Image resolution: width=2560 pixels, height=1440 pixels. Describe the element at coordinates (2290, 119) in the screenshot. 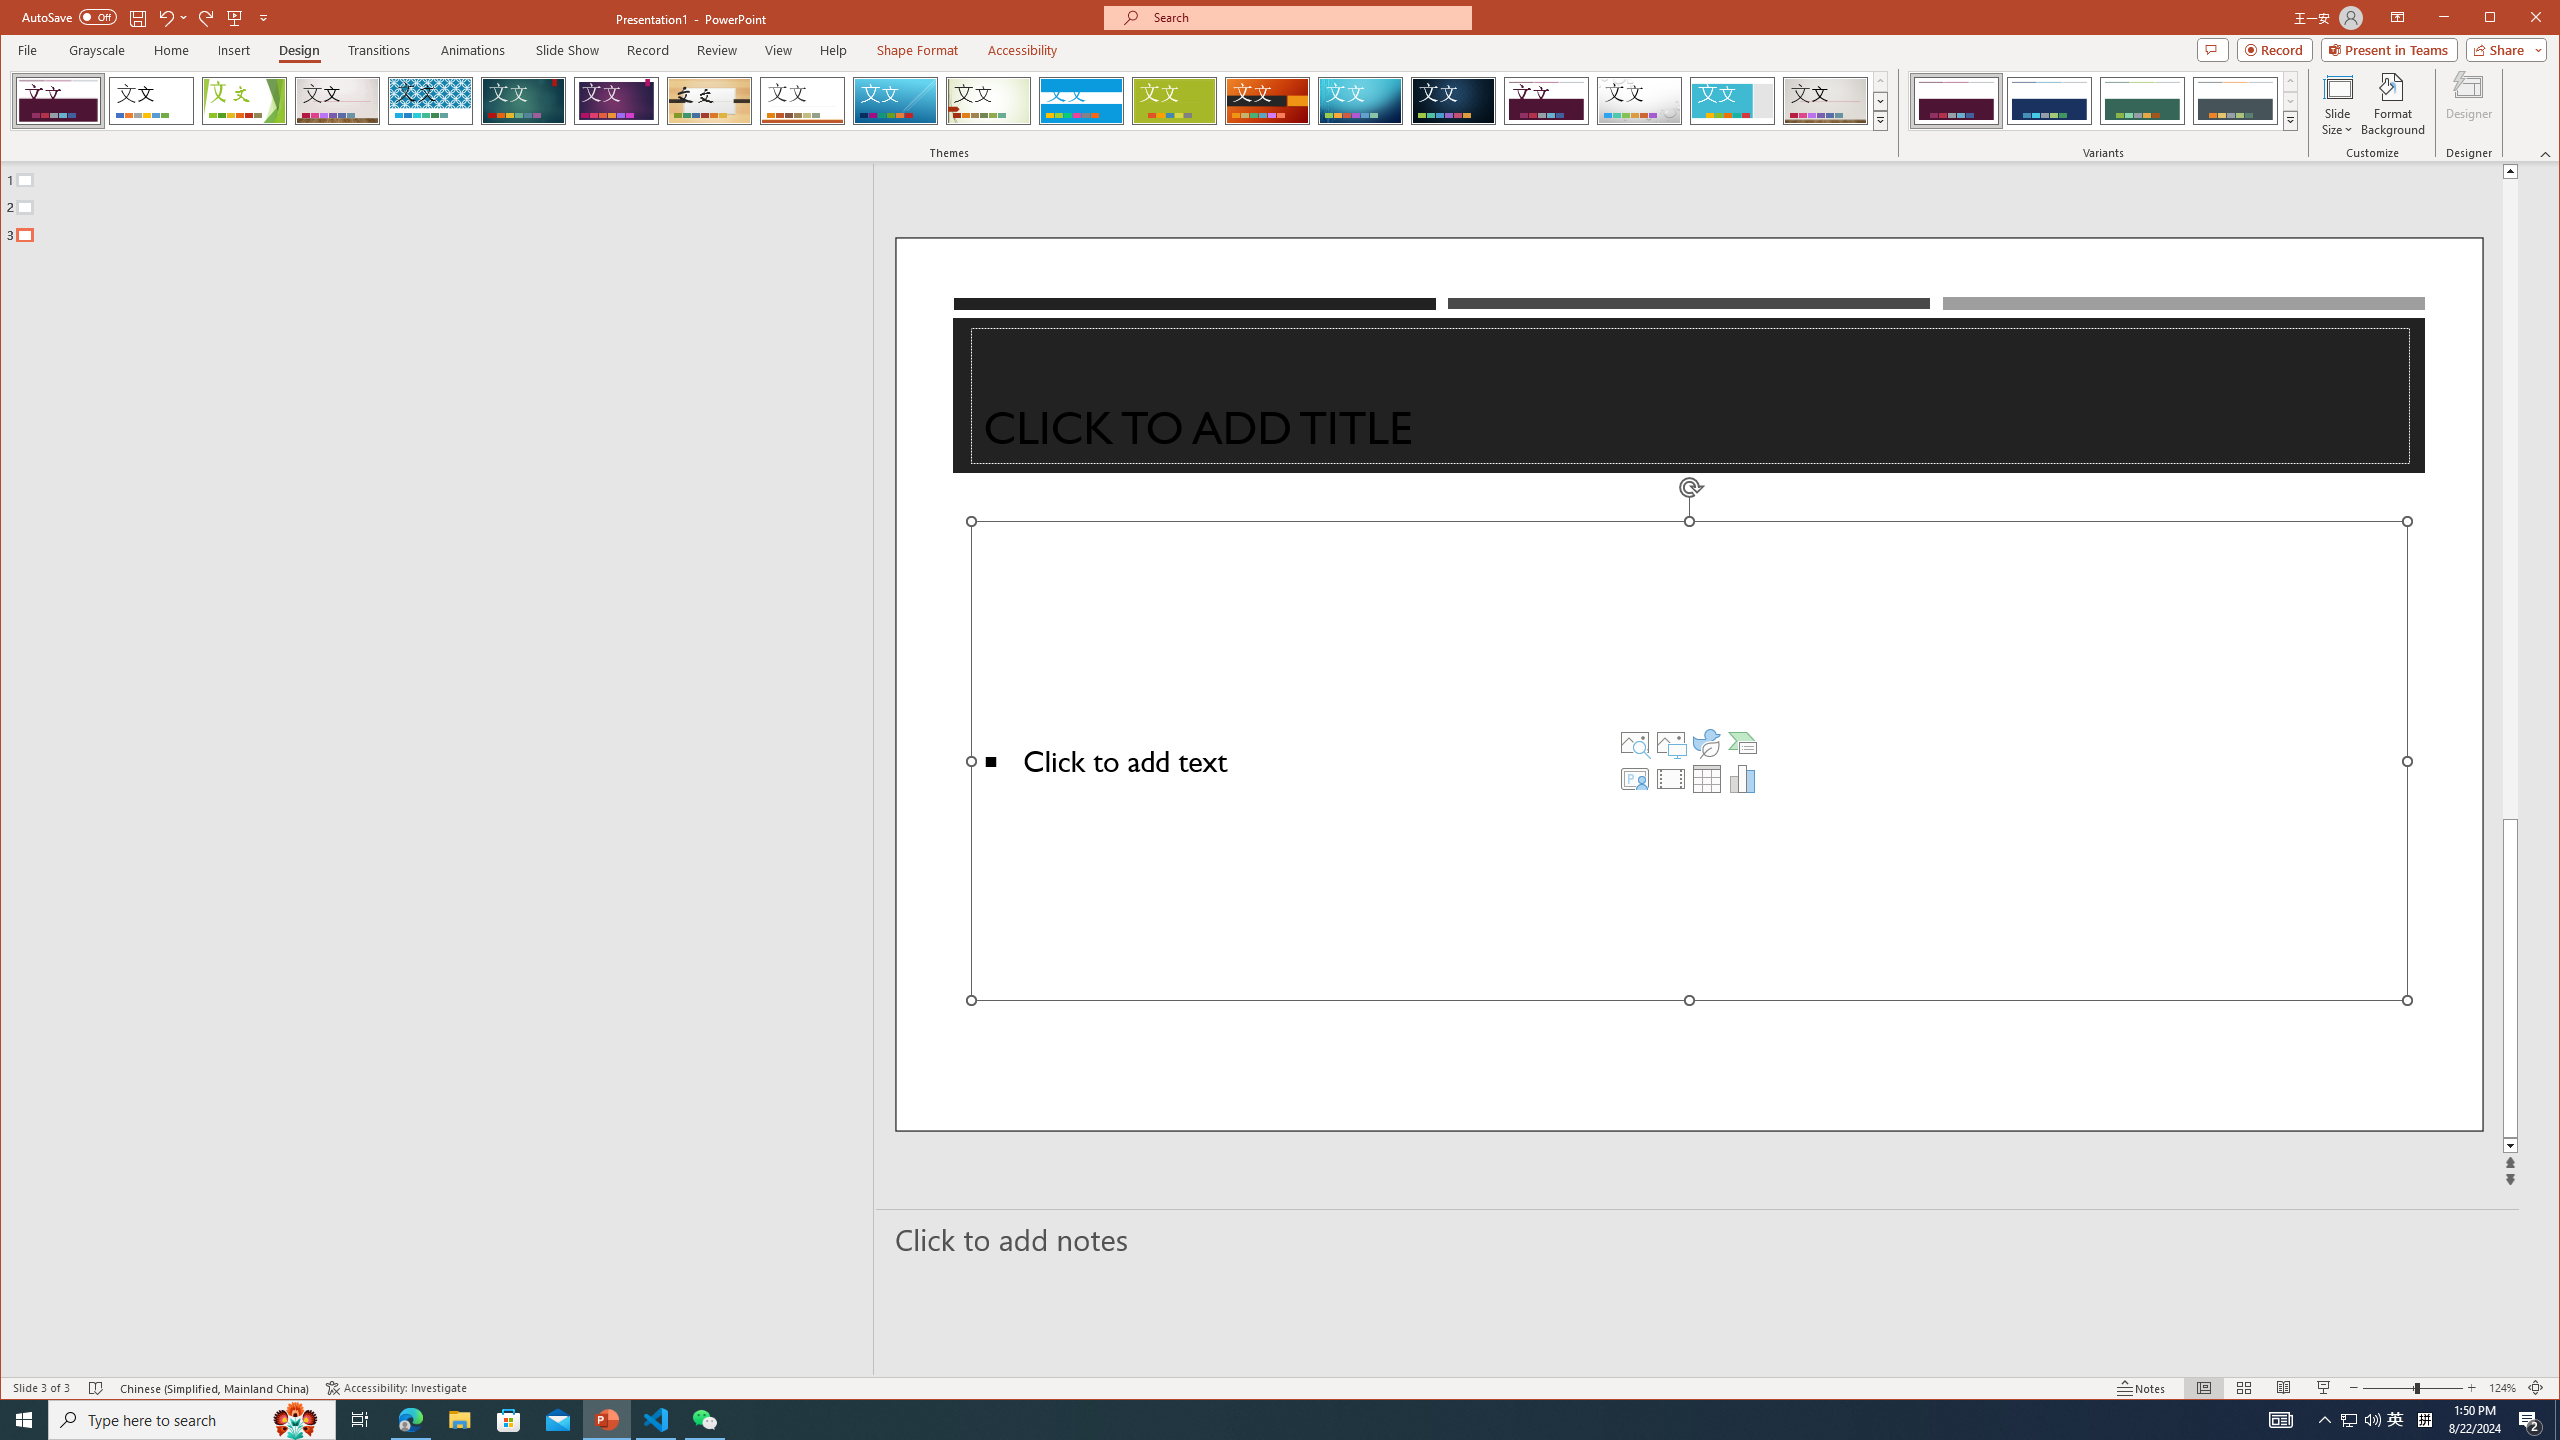

I see `'Variants'` at that location.